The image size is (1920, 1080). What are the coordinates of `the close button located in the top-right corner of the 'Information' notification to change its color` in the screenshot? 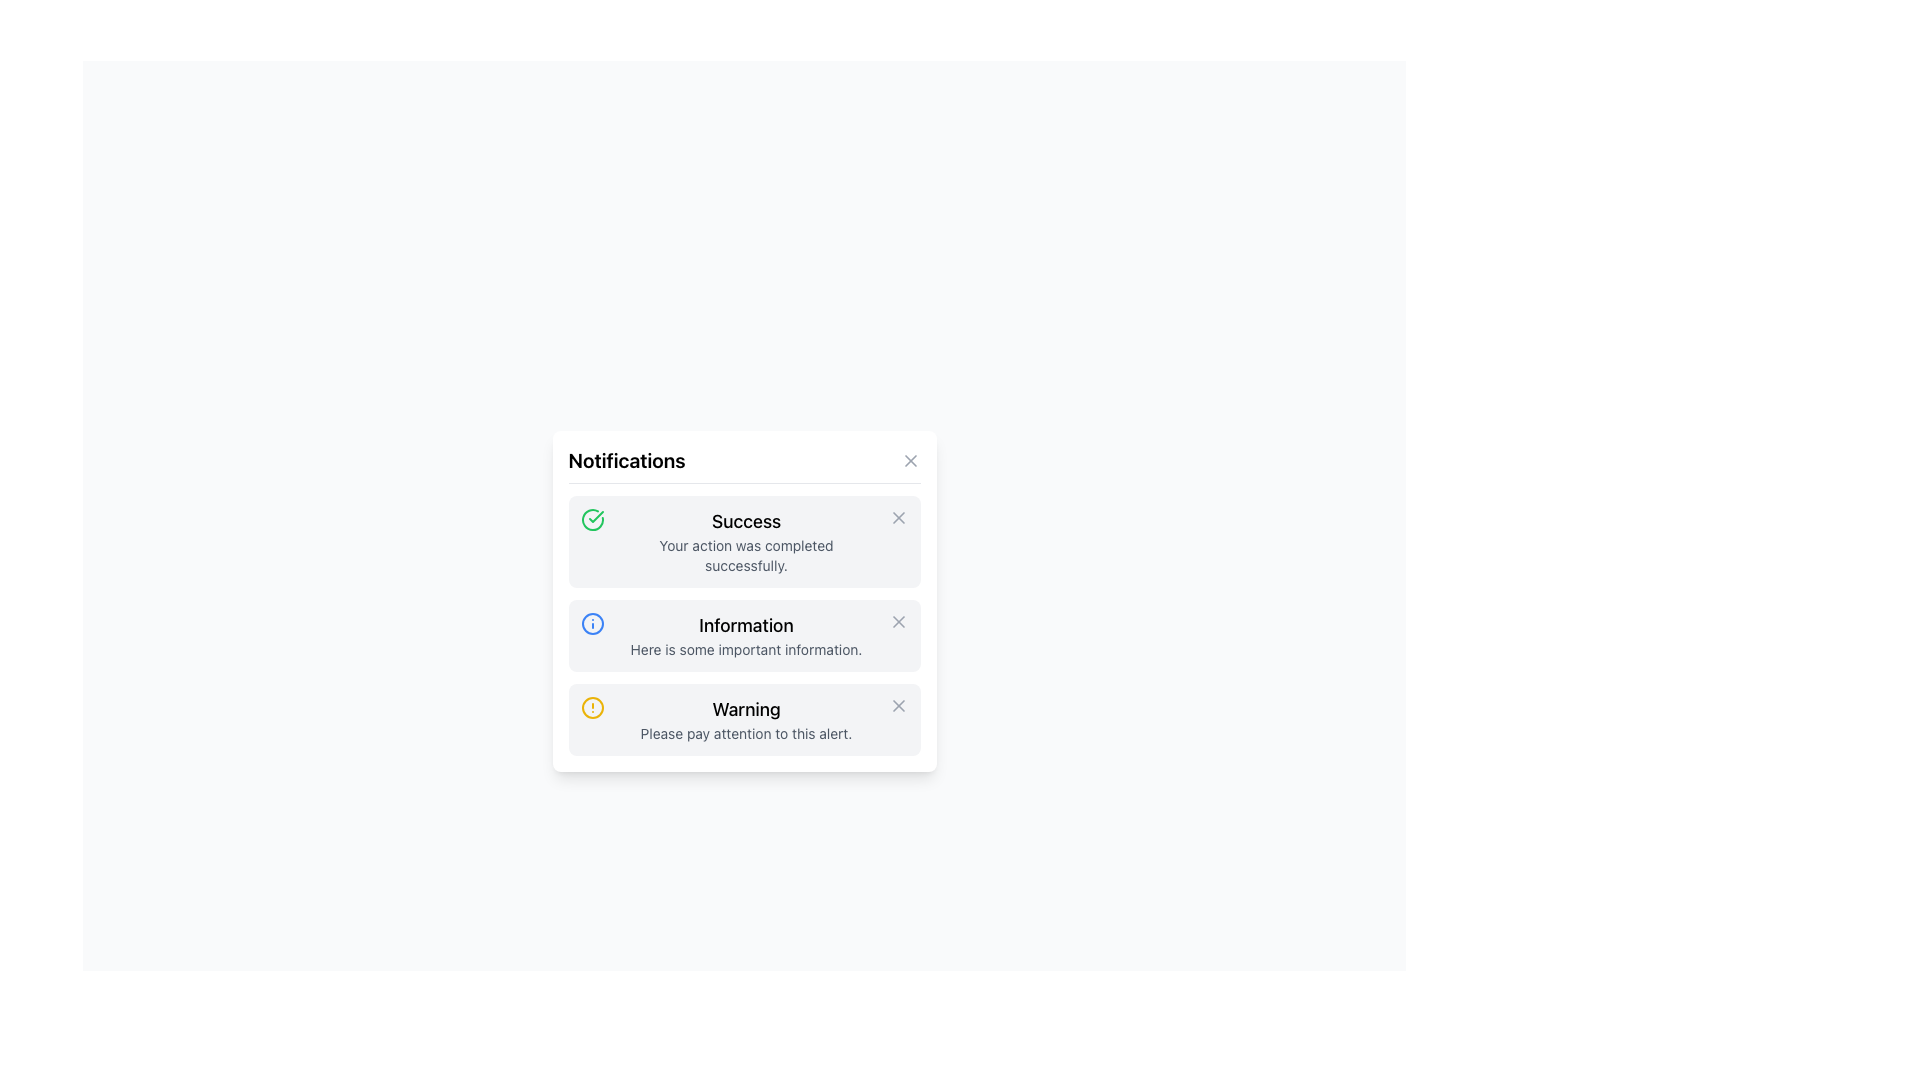 It's located at (897, 620).